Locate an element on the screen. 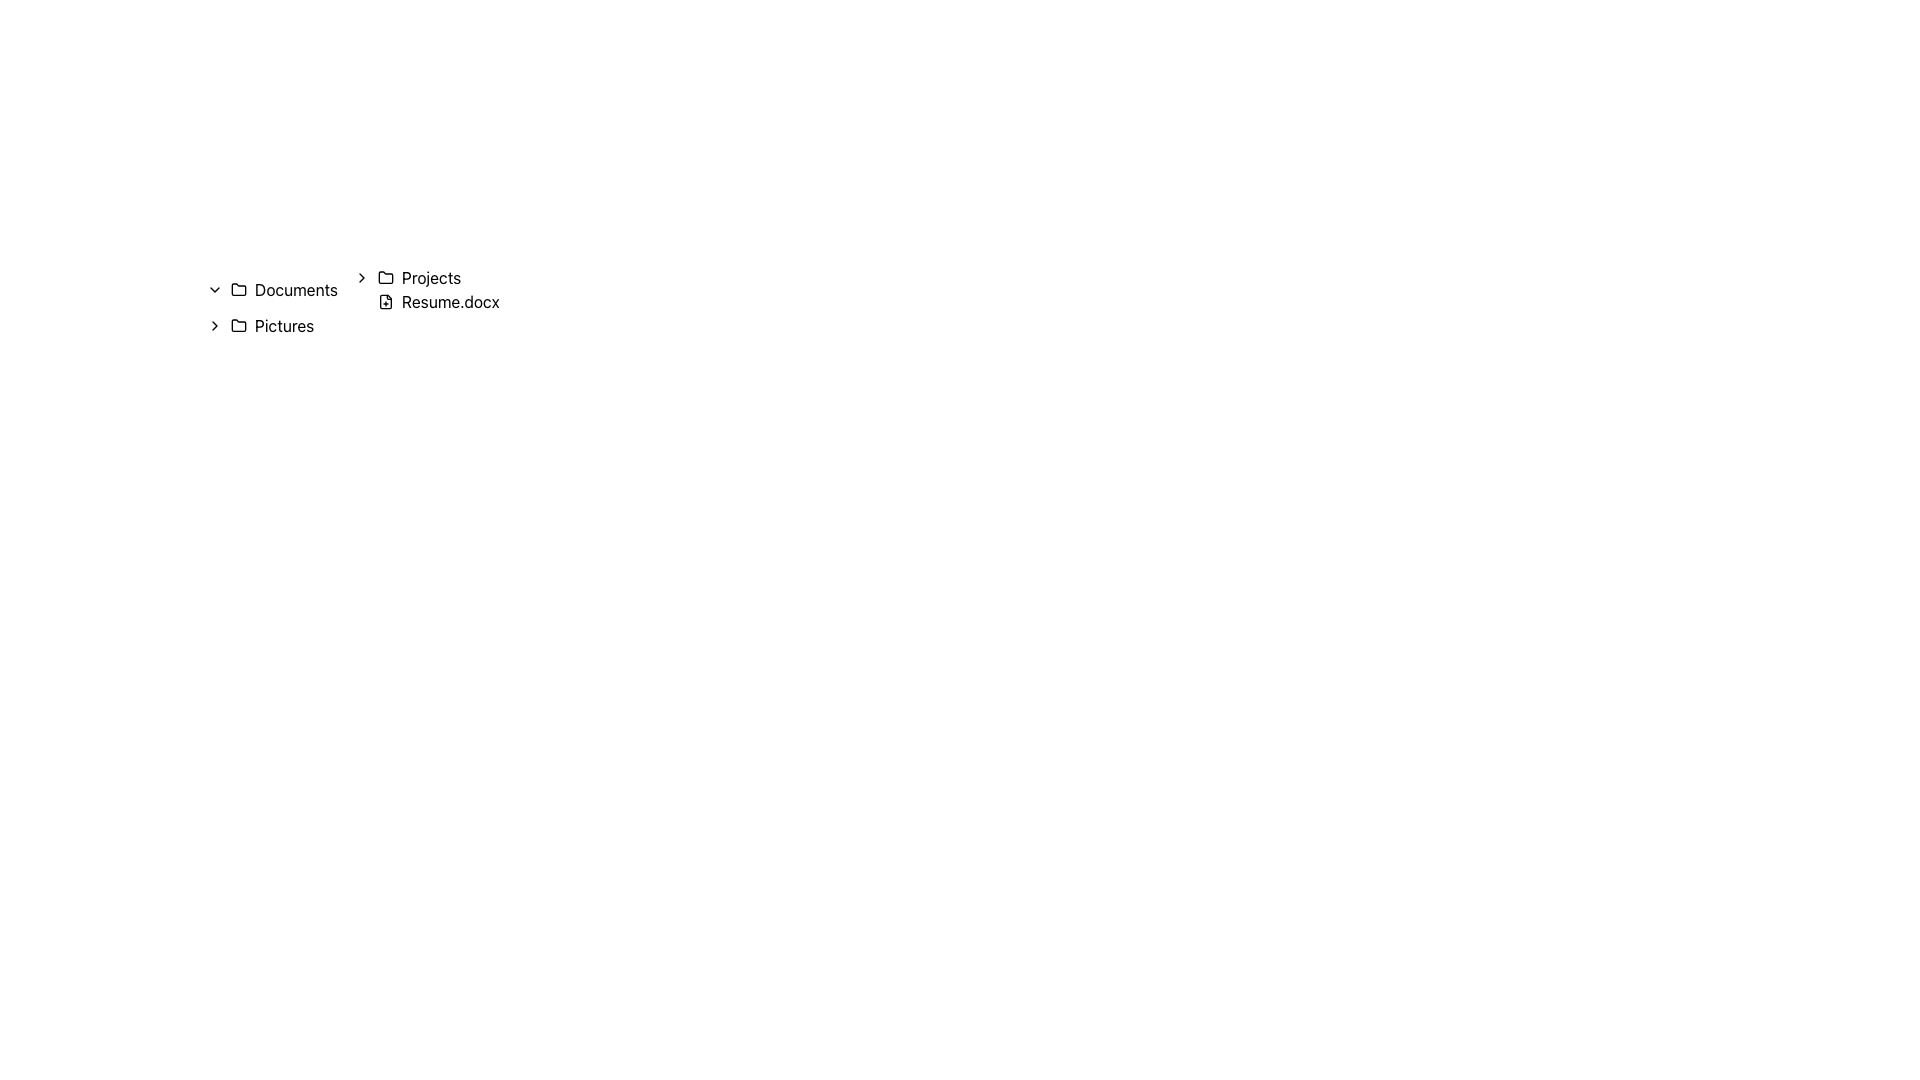  the text label displaying 'Documents' is located at coordinates (295, 289).